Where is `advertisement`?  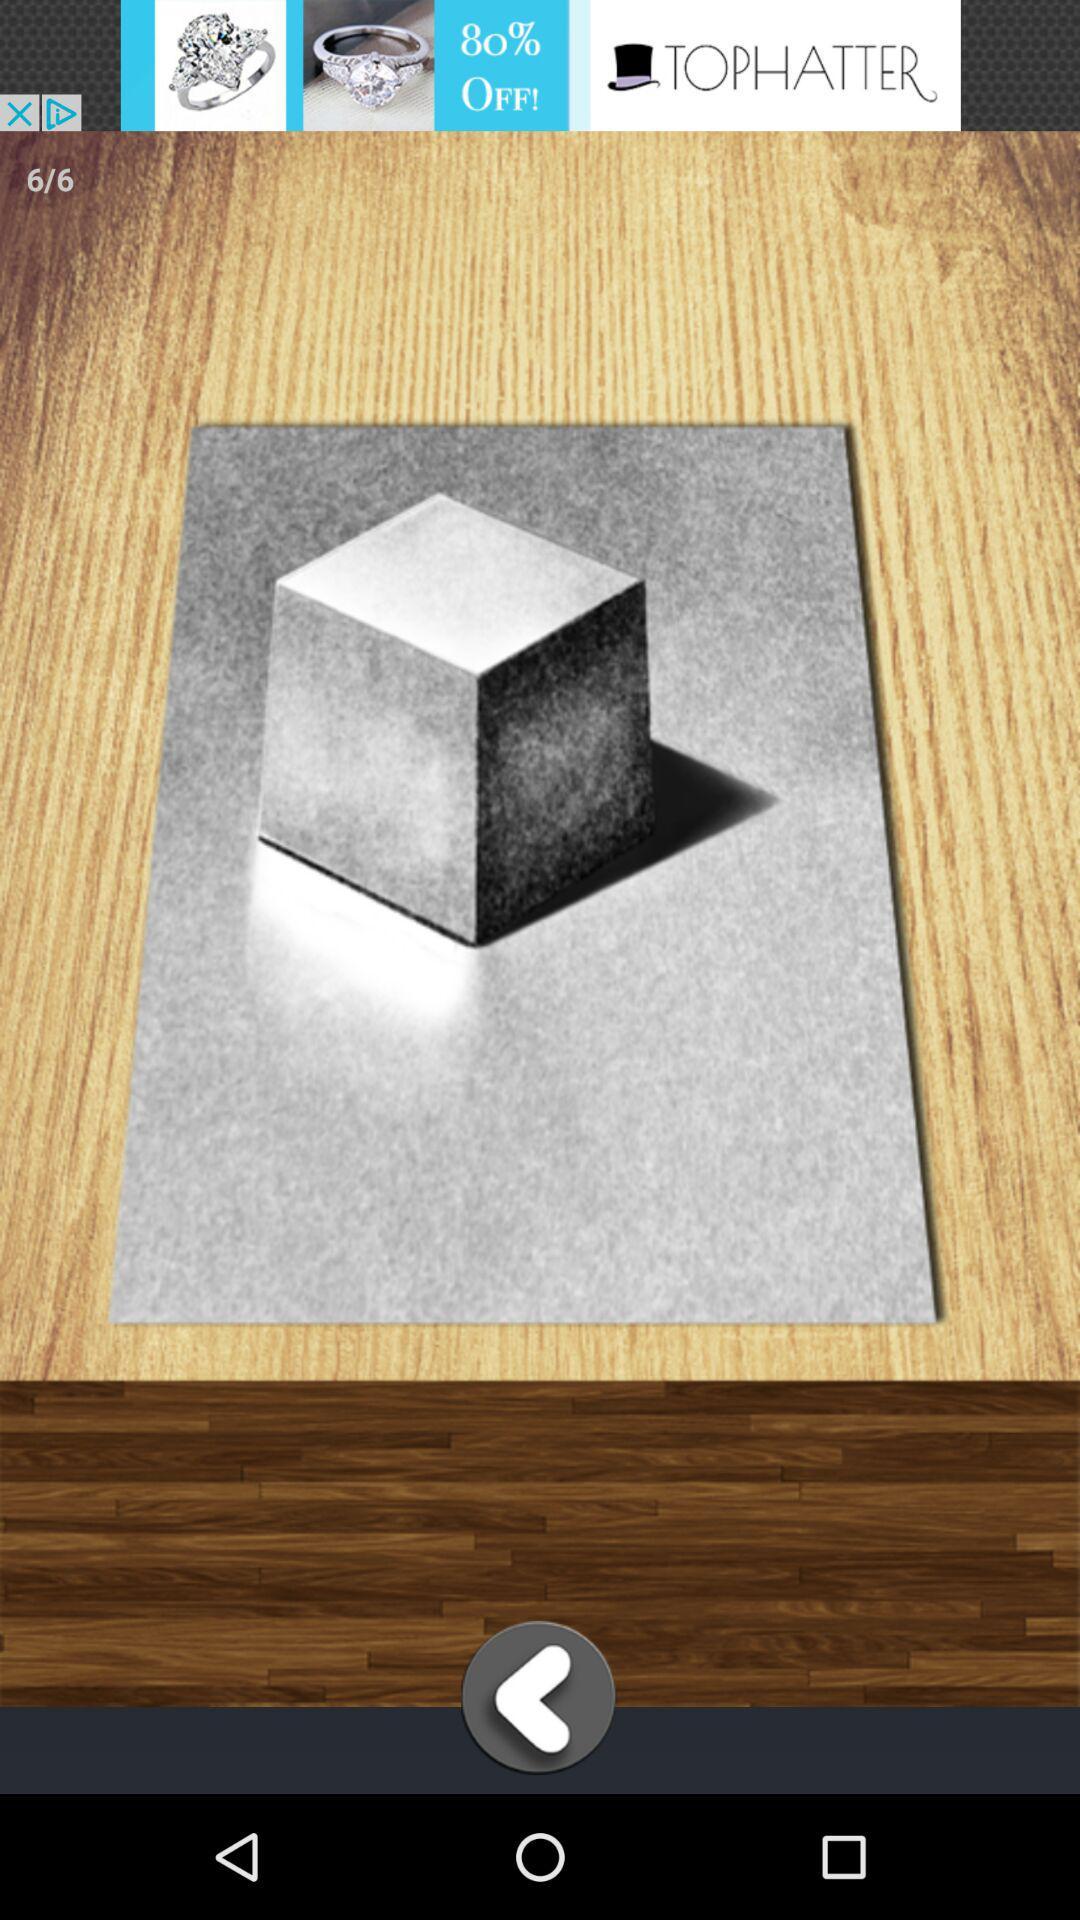 advertisement is located at coordinates (540, 65).